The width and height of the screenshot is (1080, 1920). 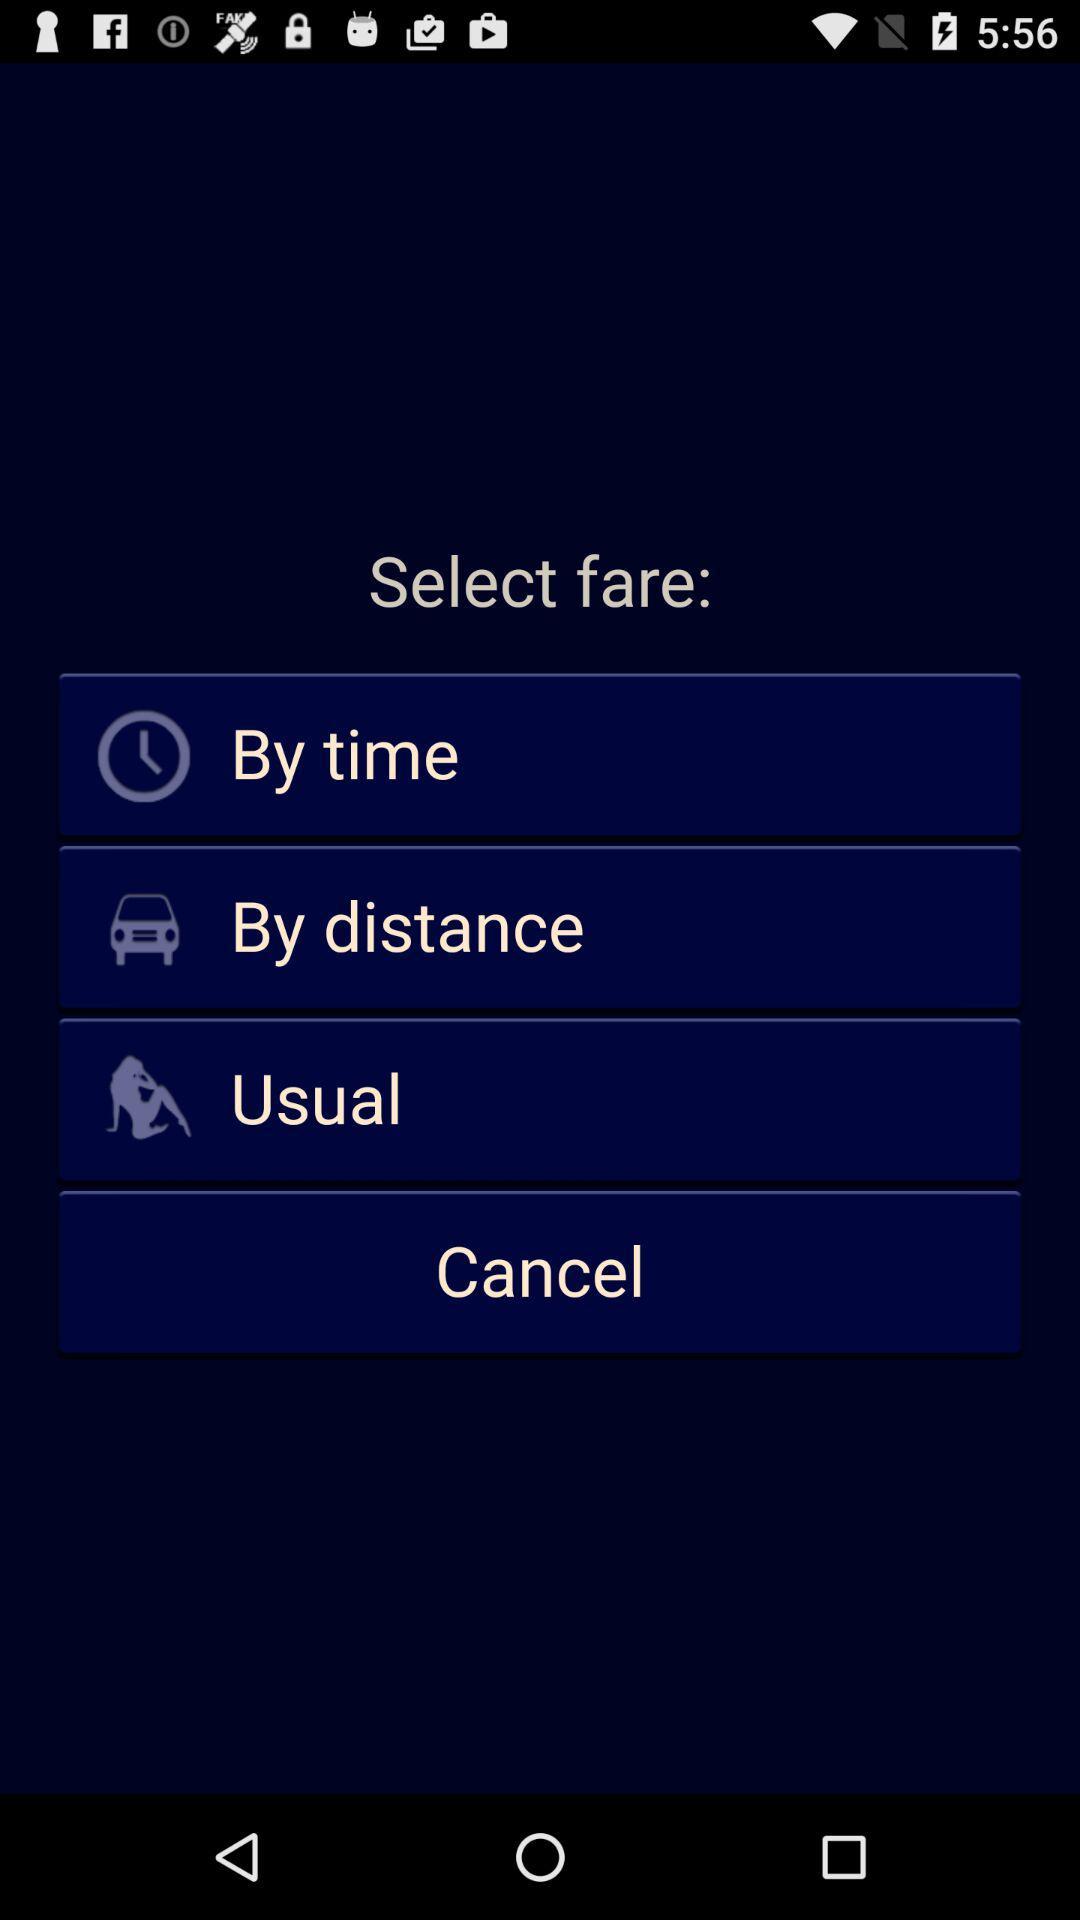 What do you see at coordinates (540, 1272) in the screenshot?
I see `icon below the usual icon` at bounding box center [540, 1272].